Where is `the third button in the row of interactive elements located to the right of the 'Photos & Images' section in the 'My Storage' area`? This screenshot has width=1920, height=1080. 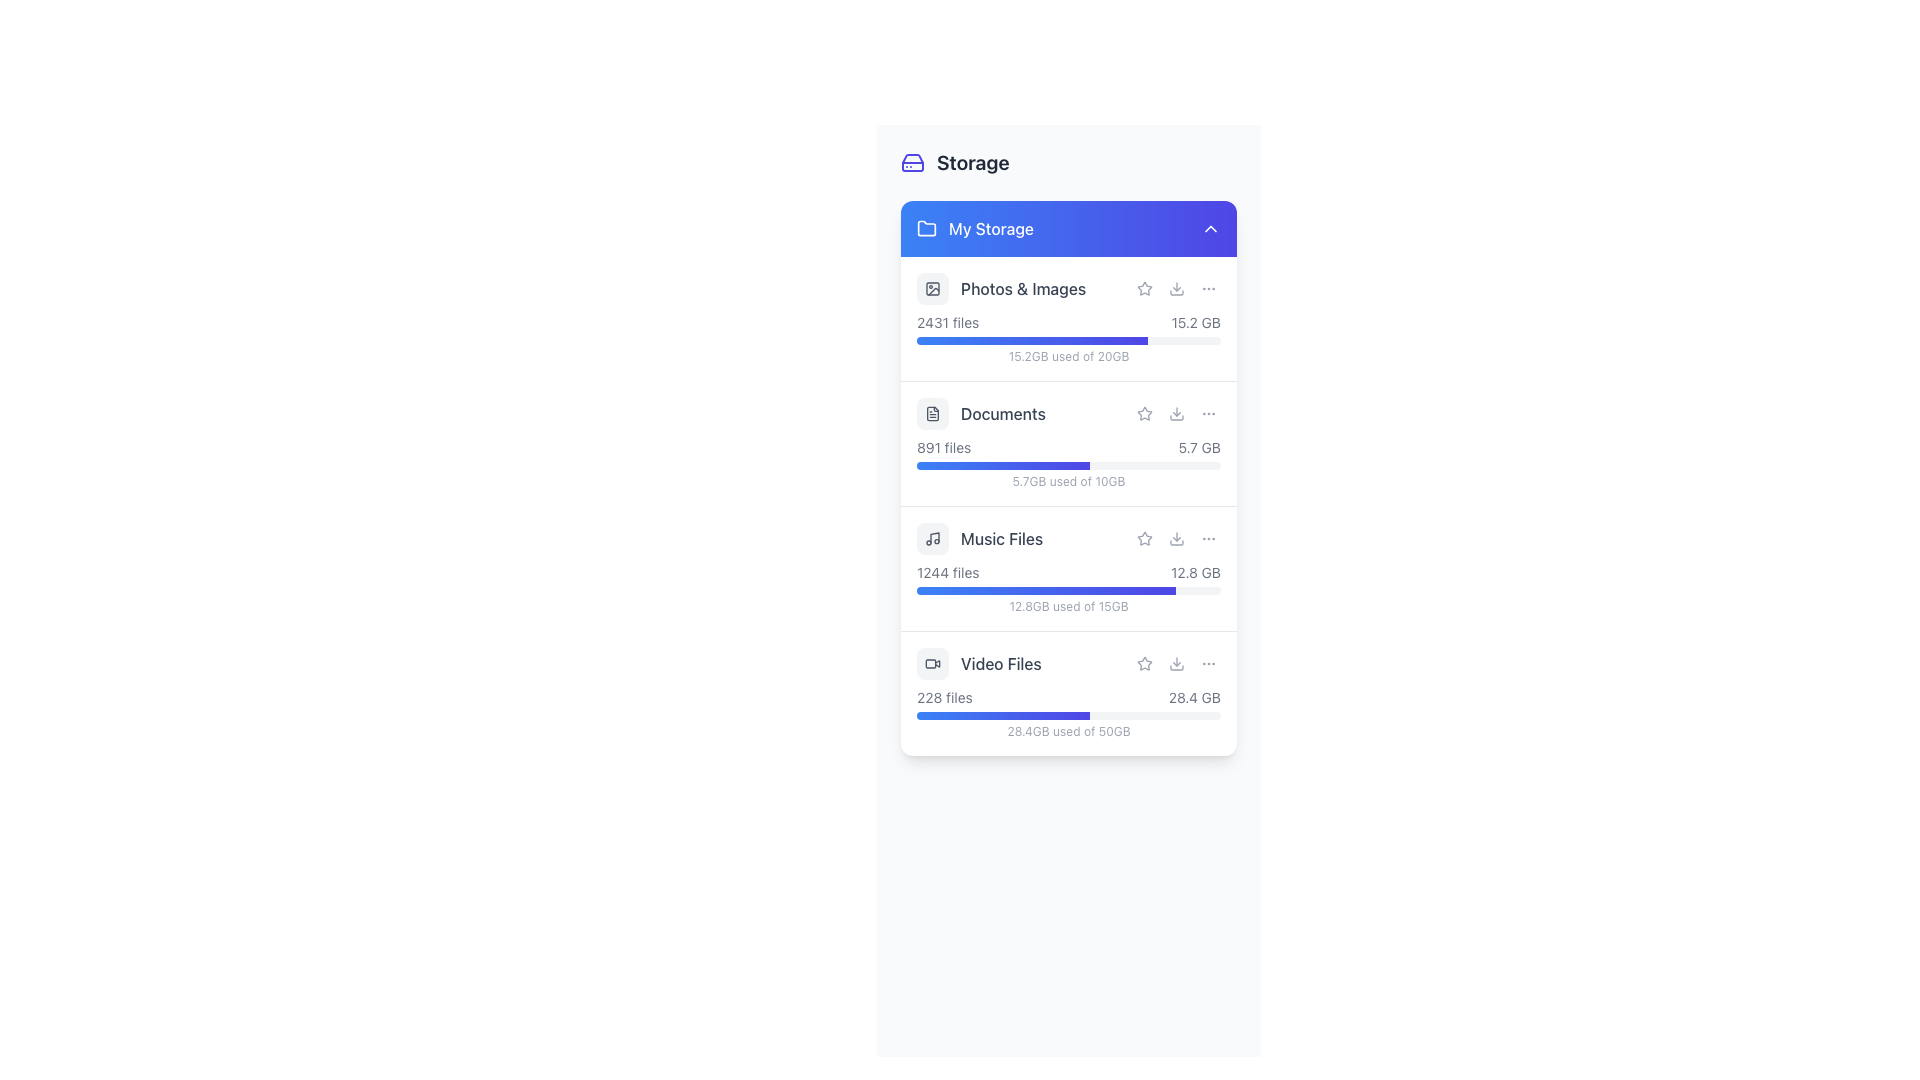 the third button in the row of interactive elements located to the right of the 'Photos & Images' section in the 'My Storage' area is located at coordinates (1208, 289).